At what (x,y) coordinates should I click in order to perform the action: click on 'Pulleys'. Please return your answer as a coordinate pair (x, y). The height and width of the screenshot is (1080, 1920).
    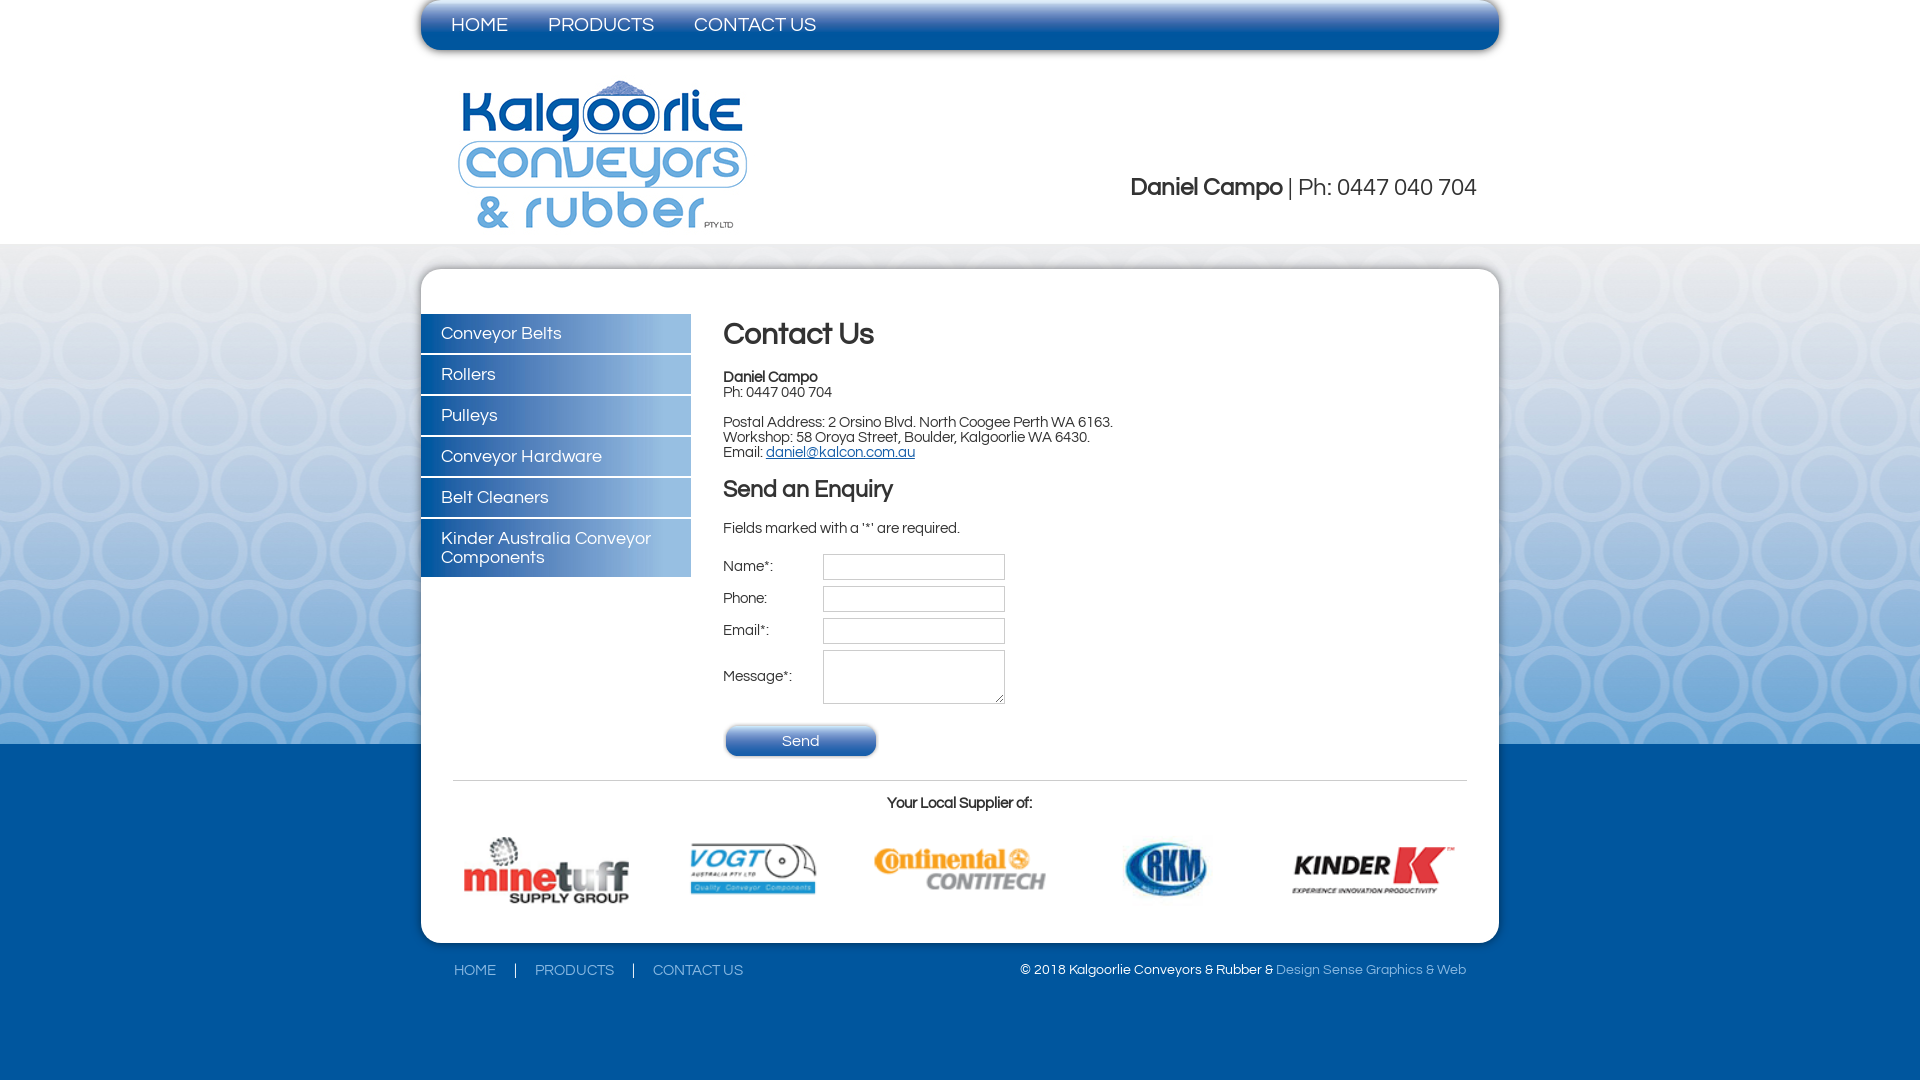
    Looking at the image, I should click on (420, 414).